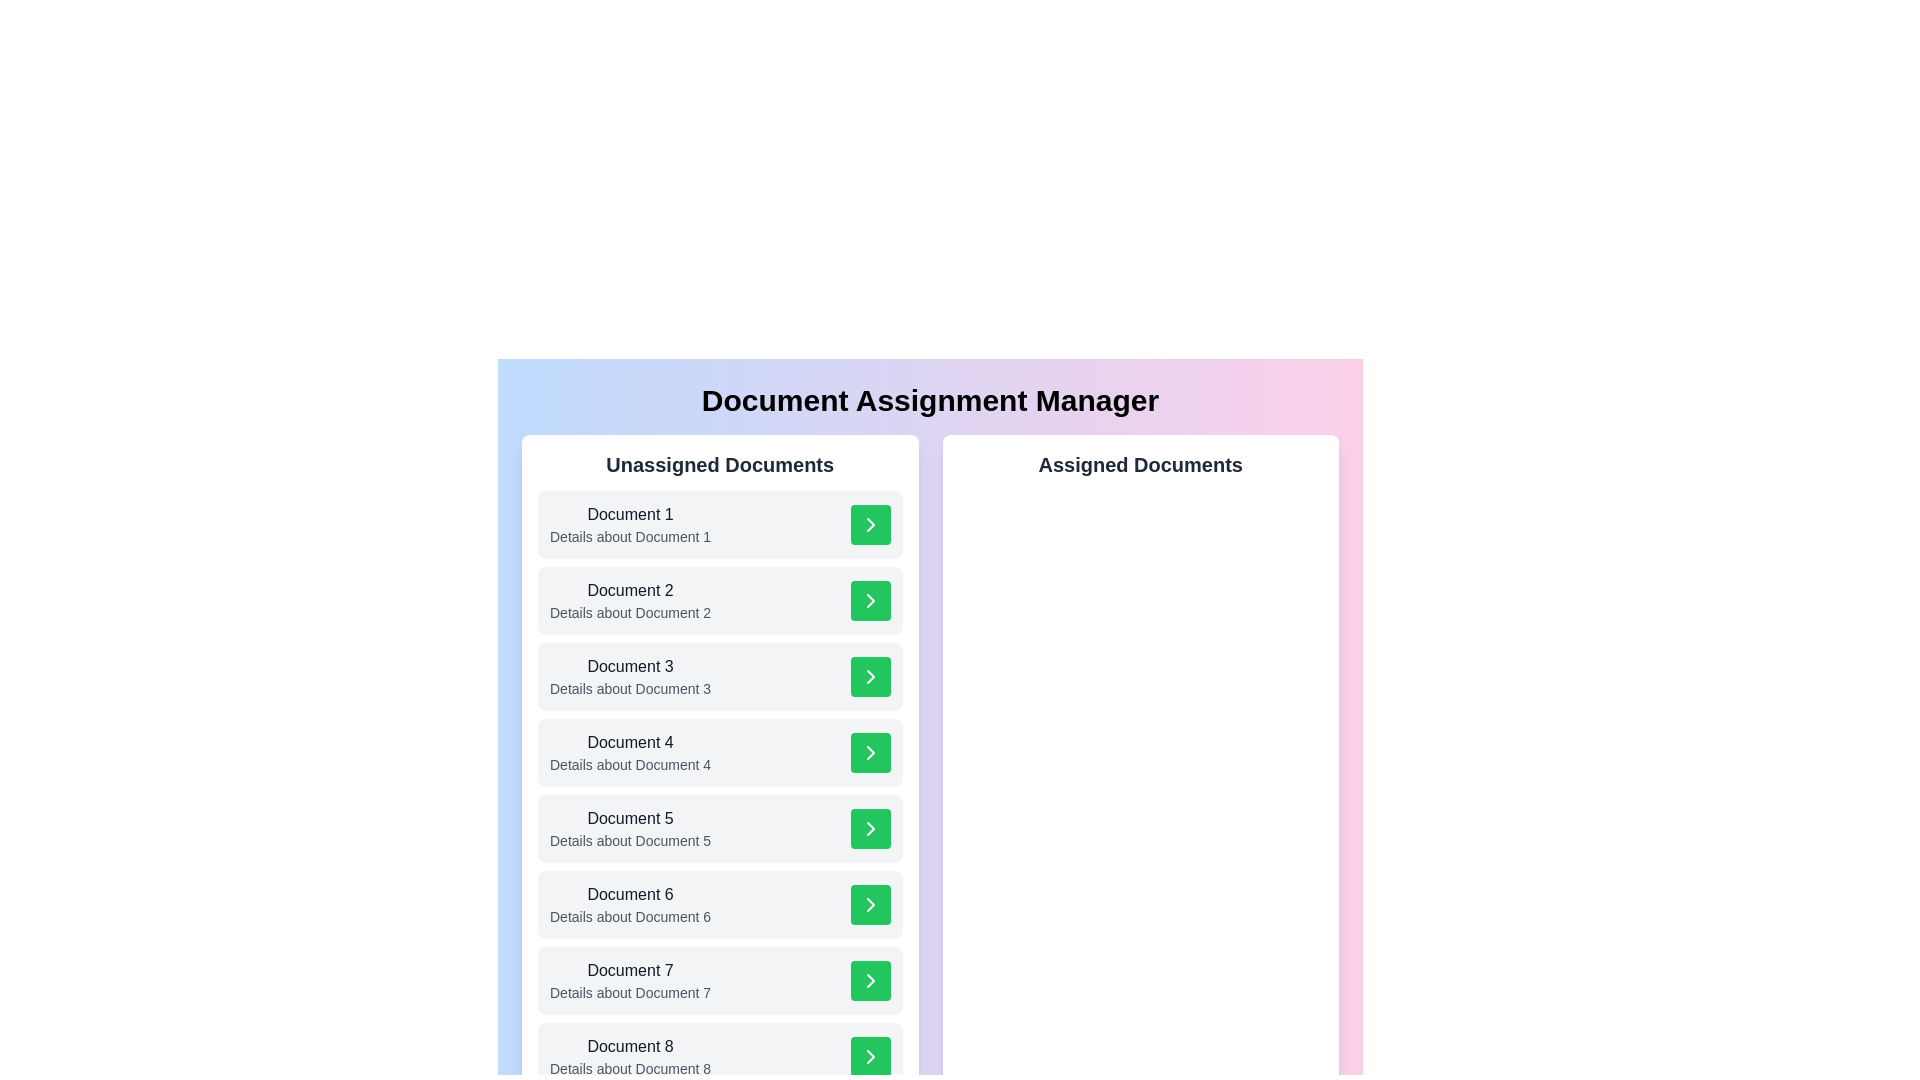  What do you see at coordinates (629, 535) in the screenshot?
I see `the text element displaying 'Details about Document 1', which is located directly beneath the bolded text 'Document 1' in the top-left section of the 'Unassigned Documents' interface` at bounding box center [629, 535].